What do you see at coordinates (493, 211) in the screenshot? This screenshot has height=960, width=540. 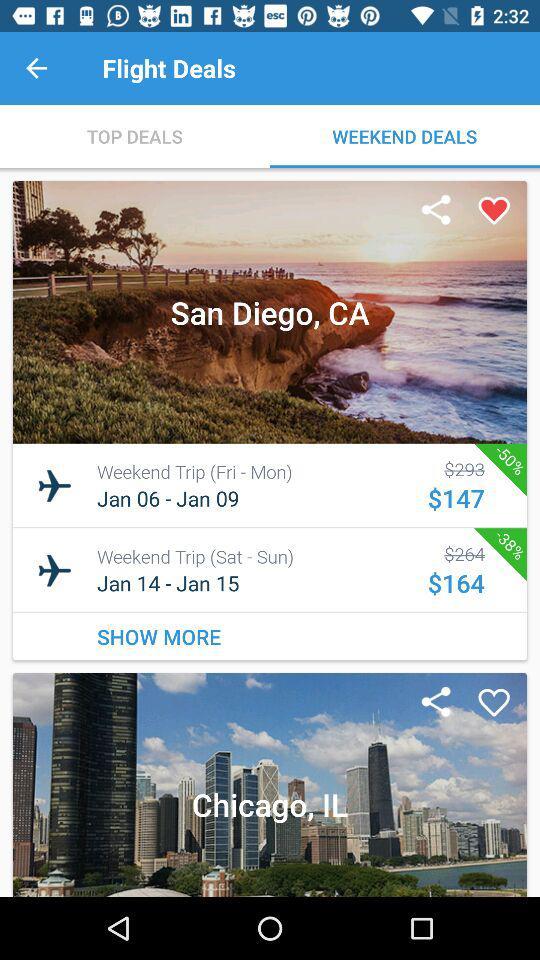 I see `mark as favorite` at bounding box center [493, 211].